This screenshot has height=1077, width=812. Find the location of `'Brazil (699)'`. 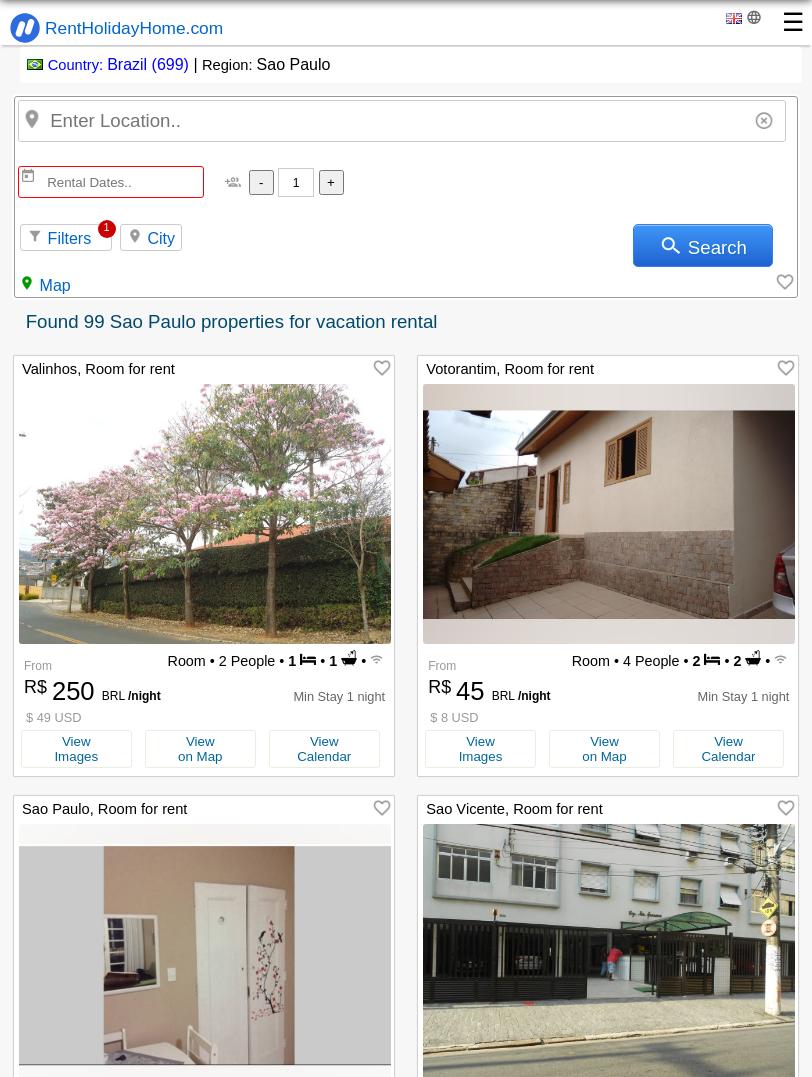

'Brazil (699)' is located at coordinates (147, 64).